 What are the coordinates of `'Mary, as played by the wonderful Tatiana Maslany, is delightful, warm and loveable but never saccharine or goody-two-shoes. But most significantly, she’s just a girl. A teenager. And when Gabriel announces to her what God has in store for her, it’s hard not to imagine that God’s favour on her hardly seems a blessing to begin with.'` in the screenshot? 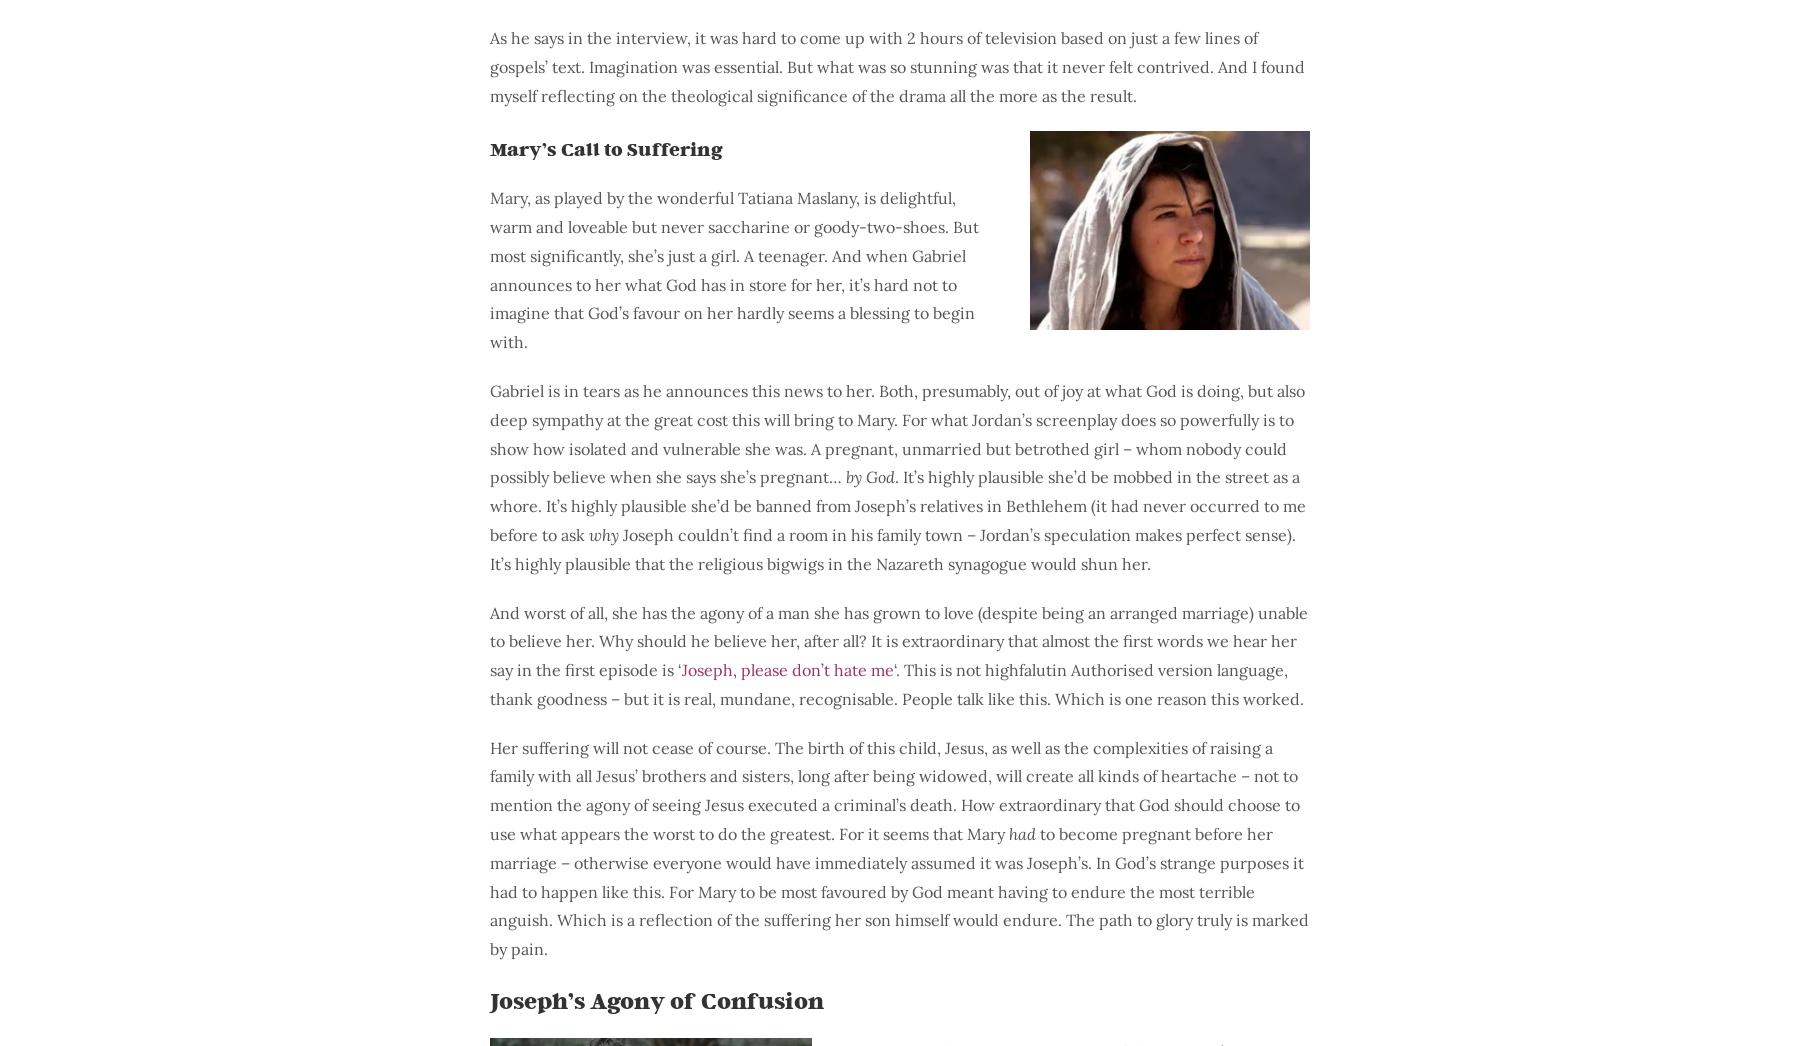 It's located at (733, 269).